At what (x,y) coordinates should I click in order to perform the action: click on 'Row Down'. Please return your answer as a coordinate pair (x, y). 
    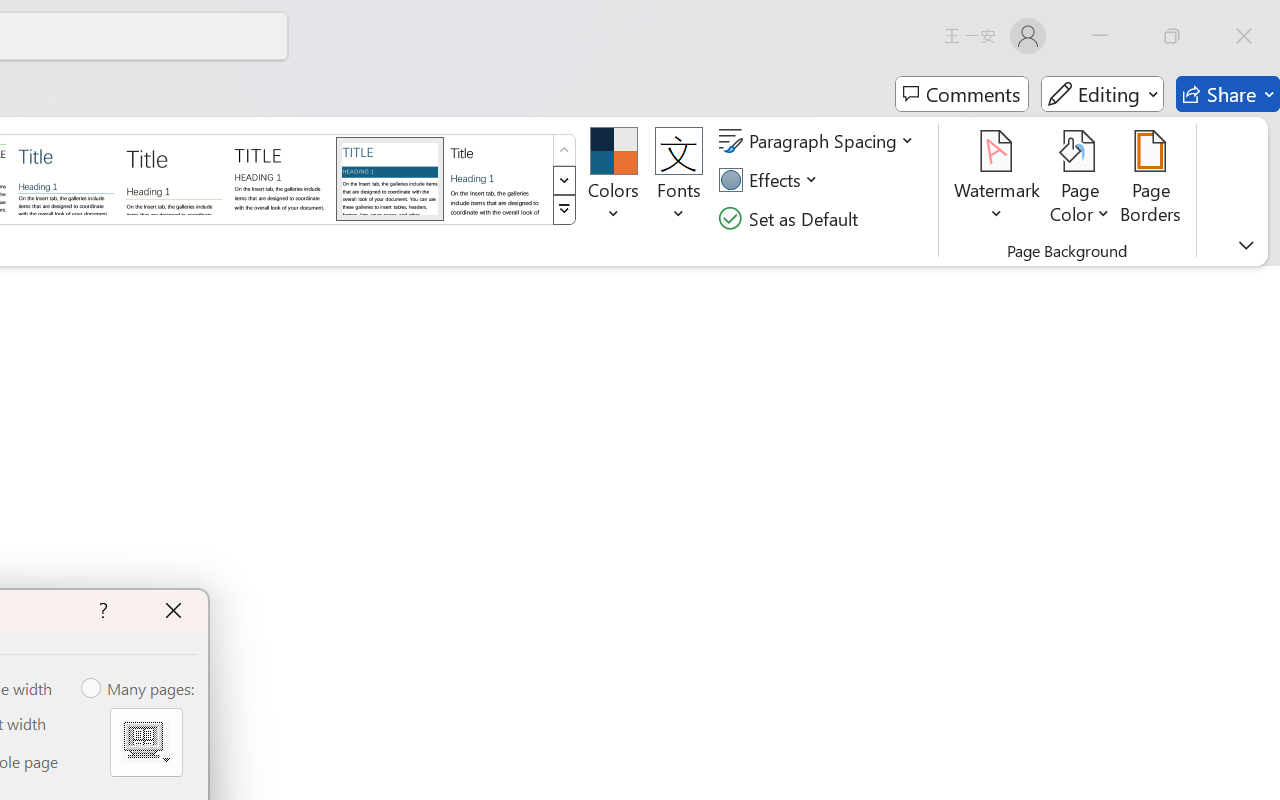
    Looking at the image, I should click on (563, 179).